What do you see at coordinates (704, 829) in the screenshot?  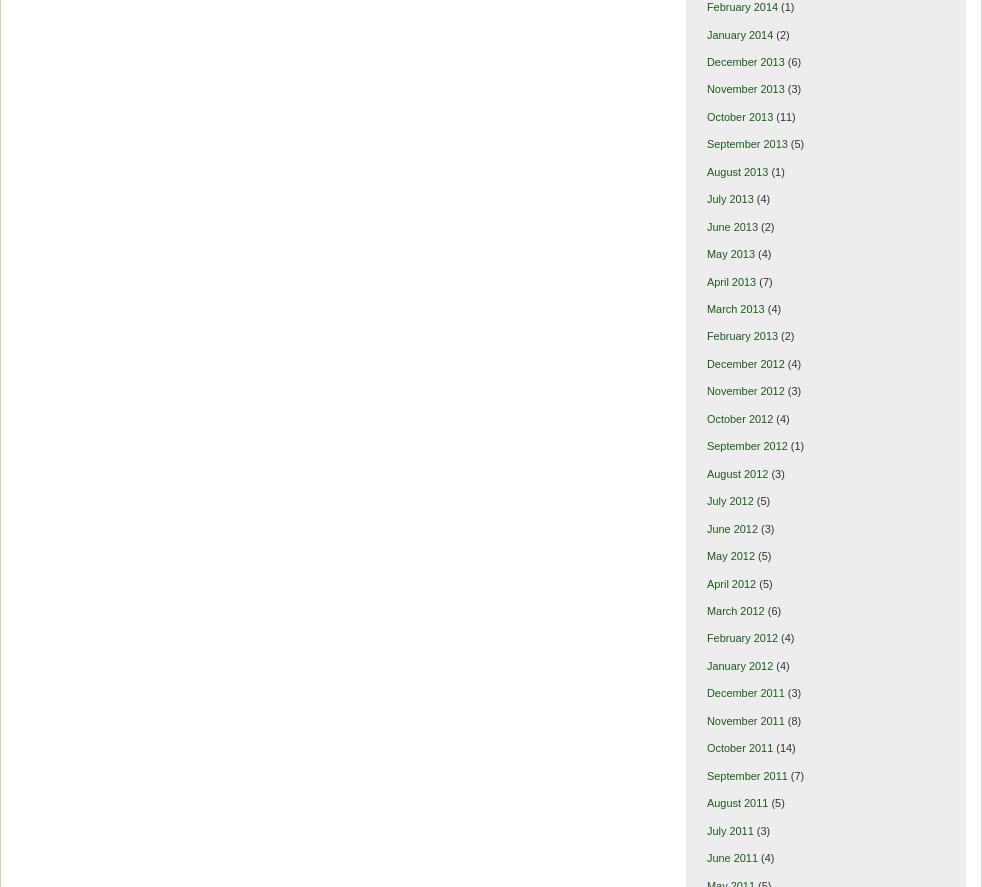 I see `'July 2011'` at bounding box center [704, 829].